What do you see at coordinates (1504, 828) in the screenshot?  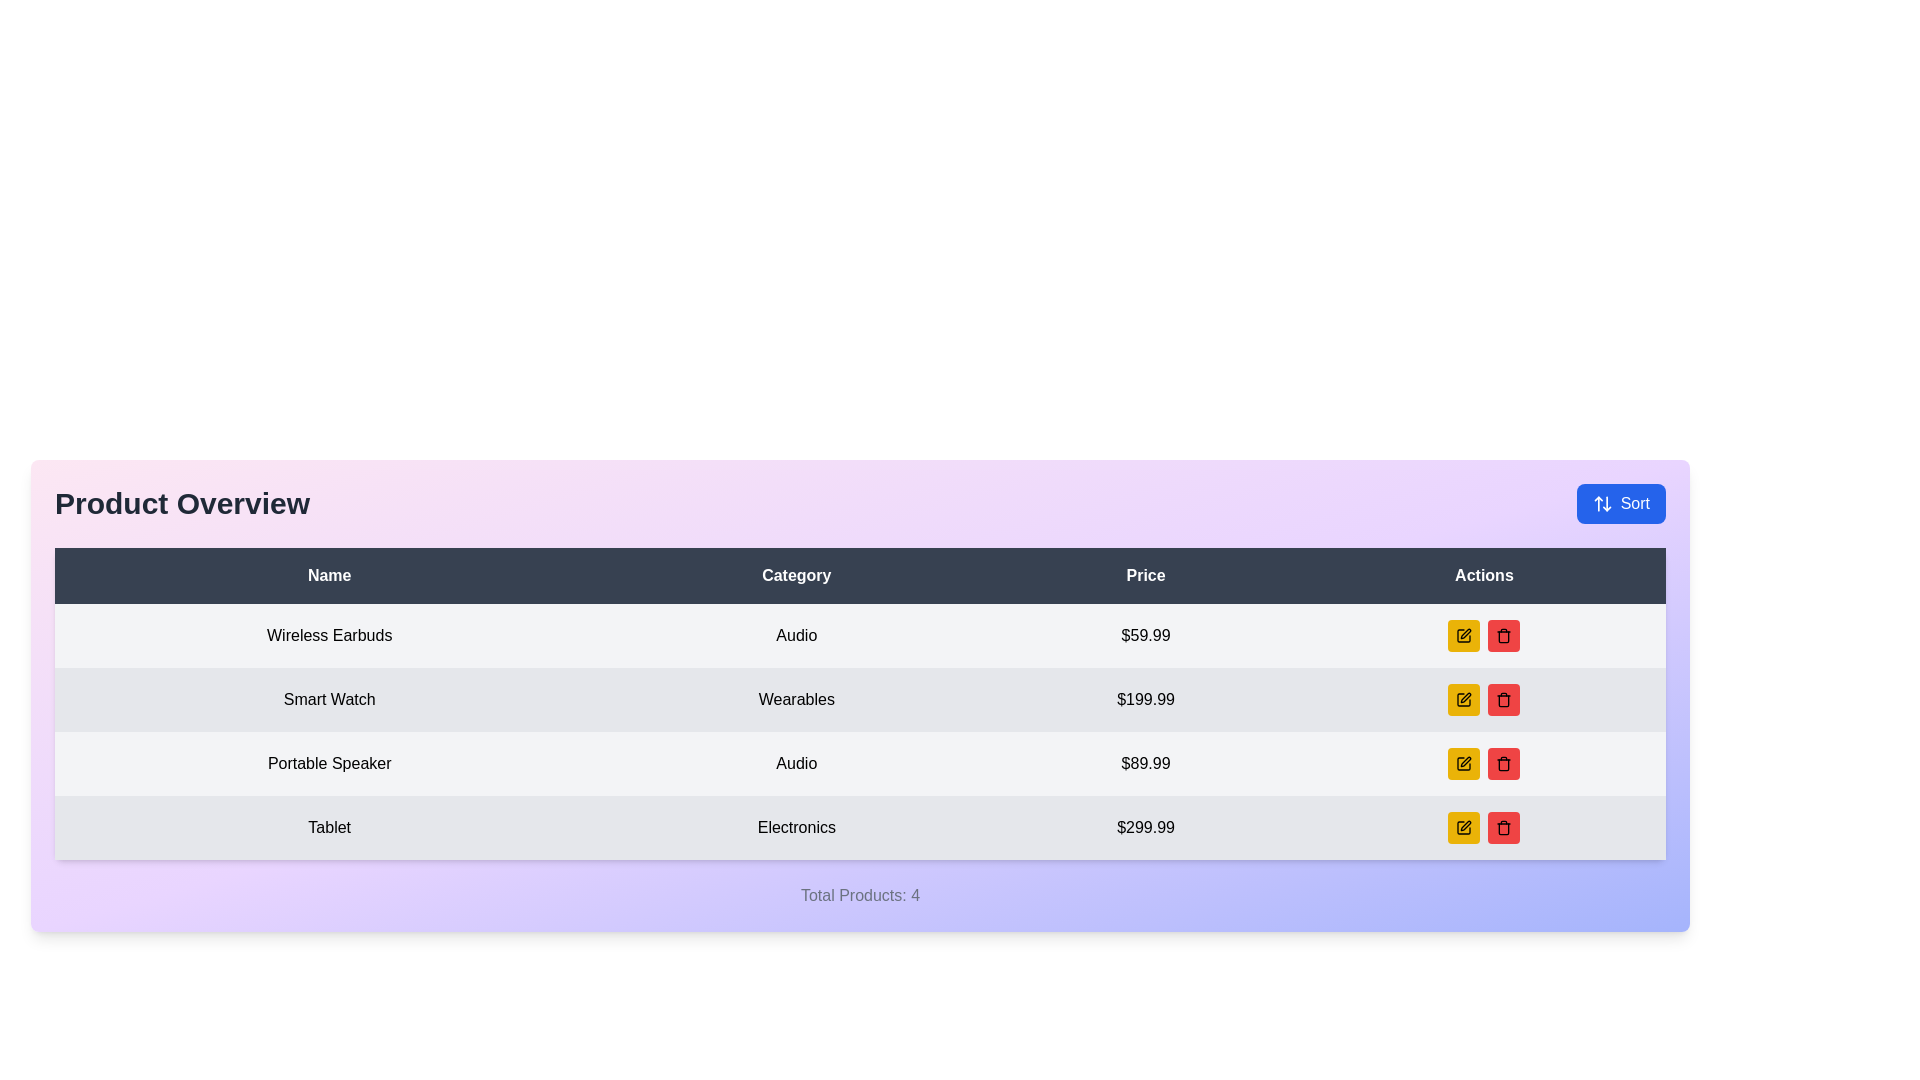 I see `the red trash bin icon button located in the lower-right action column of the 'Tablet' product row` at bounding box center [1504, 828].